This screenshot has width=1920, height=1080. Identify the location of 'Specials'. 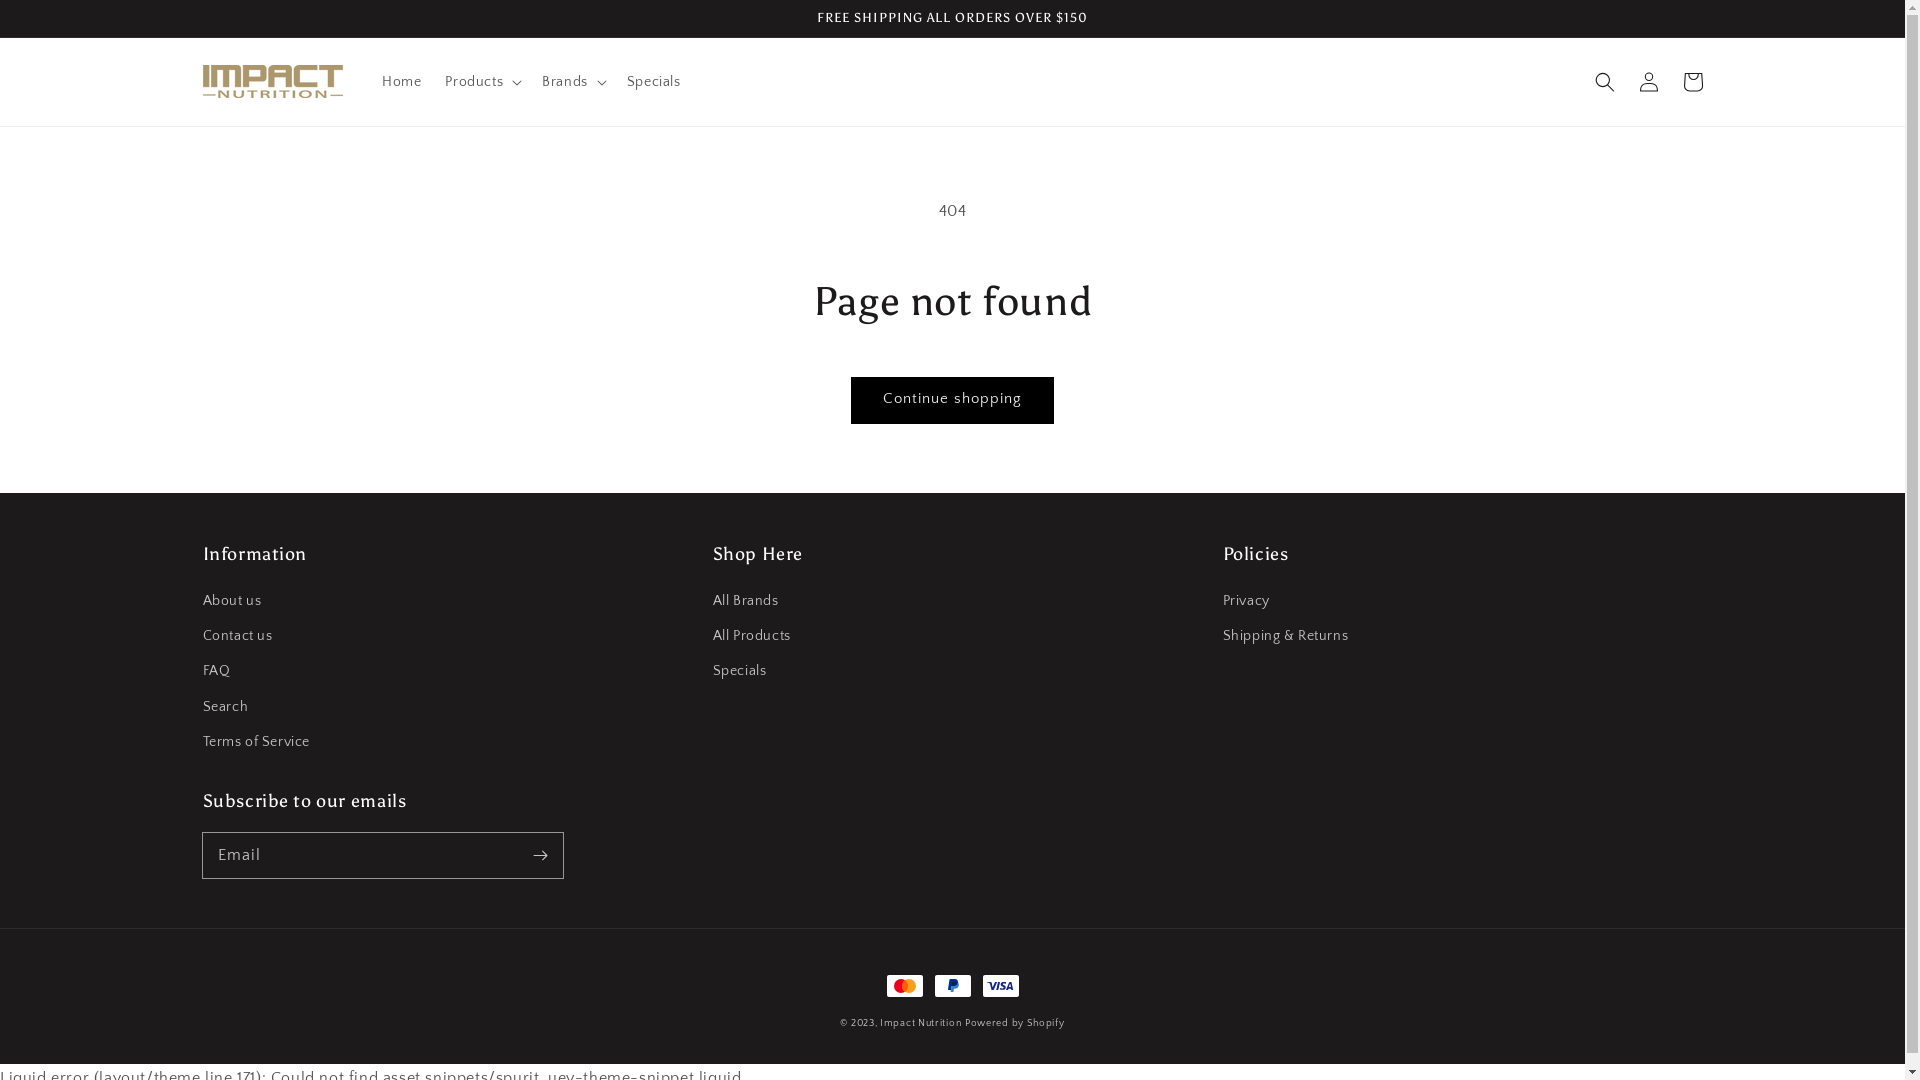
(738, 671).